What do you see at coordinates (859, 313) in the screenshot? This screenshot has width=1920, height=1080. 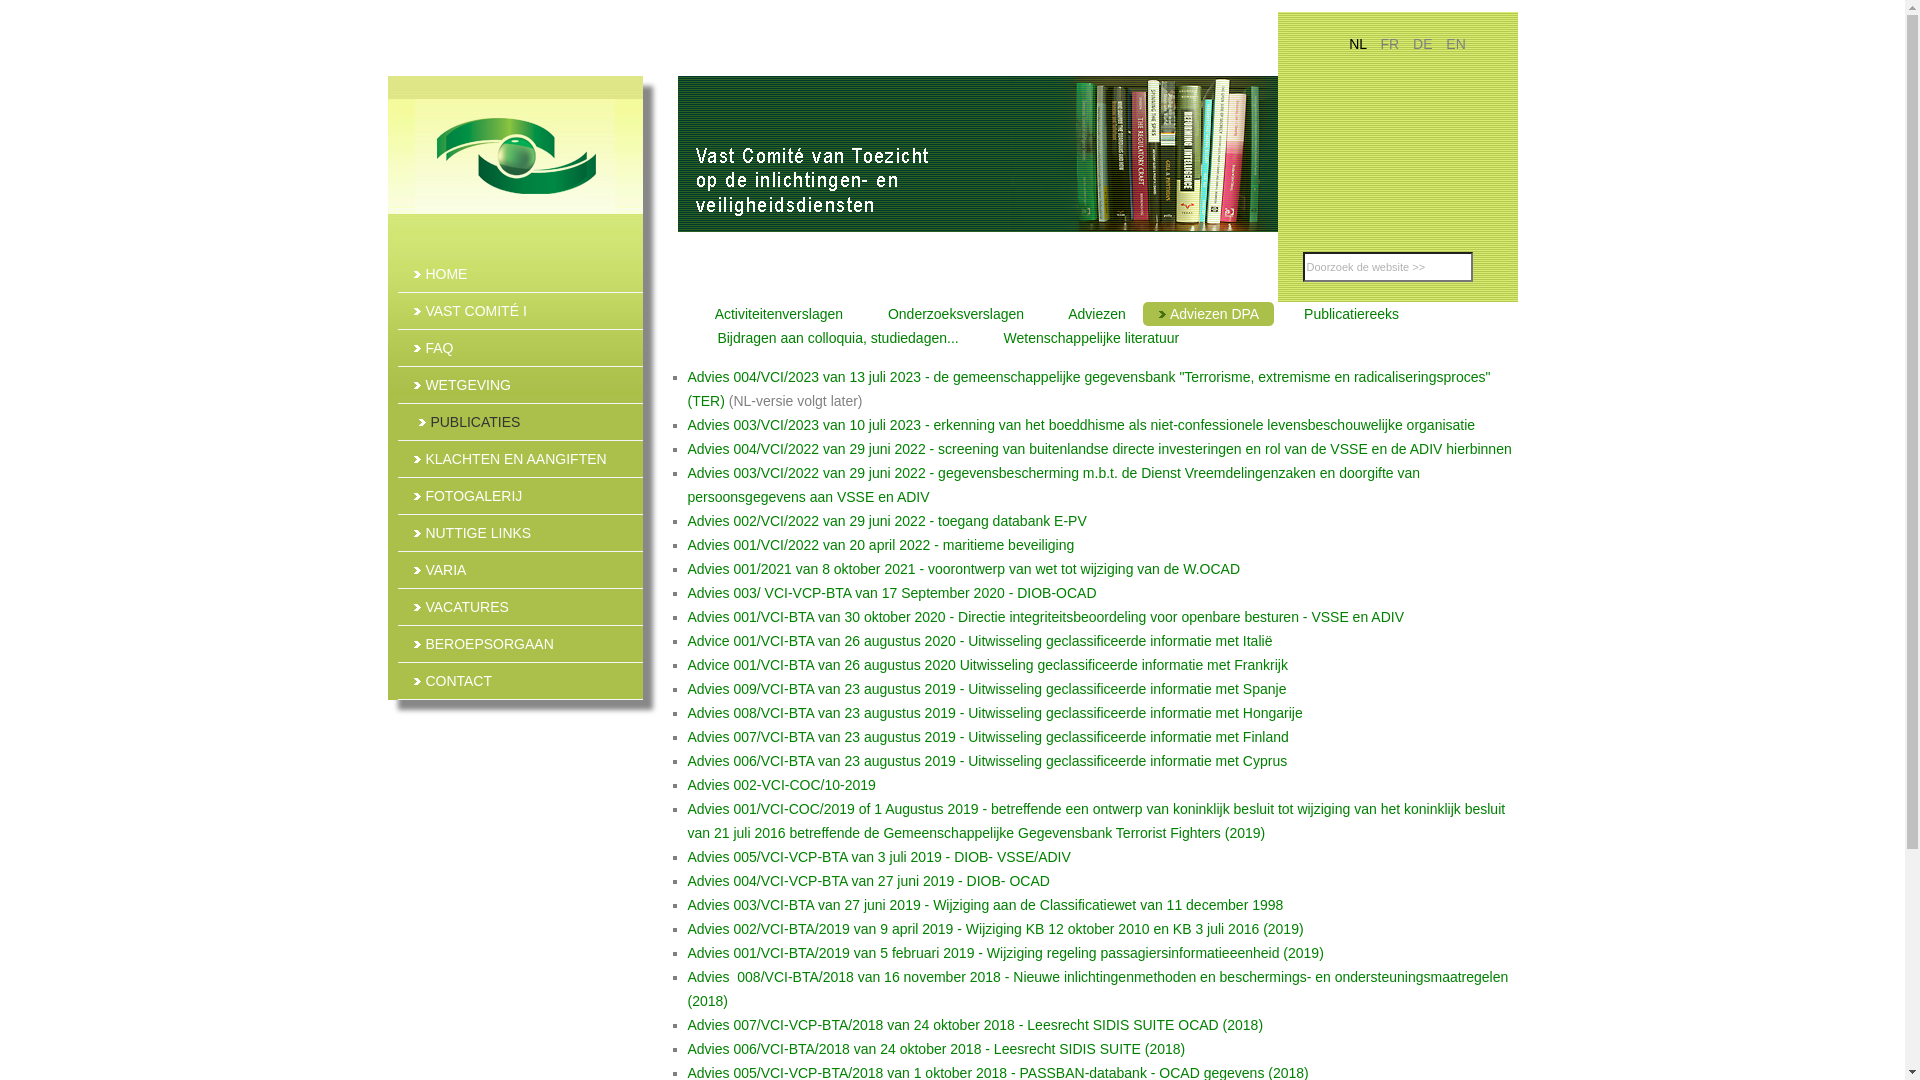 I see `'Onderzoeksverslagen'` at bounding box center [859, 313].